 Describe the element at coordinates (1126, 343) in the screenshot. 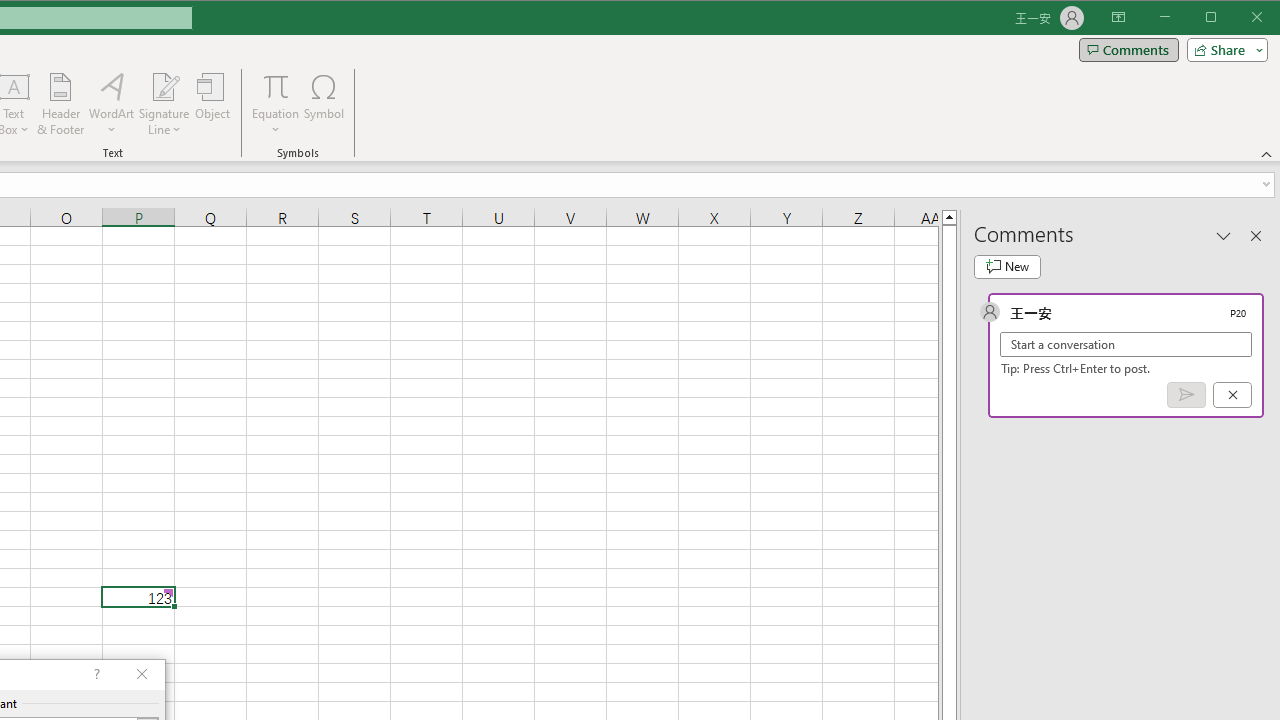

I see `'Start a conversation'` at that location.